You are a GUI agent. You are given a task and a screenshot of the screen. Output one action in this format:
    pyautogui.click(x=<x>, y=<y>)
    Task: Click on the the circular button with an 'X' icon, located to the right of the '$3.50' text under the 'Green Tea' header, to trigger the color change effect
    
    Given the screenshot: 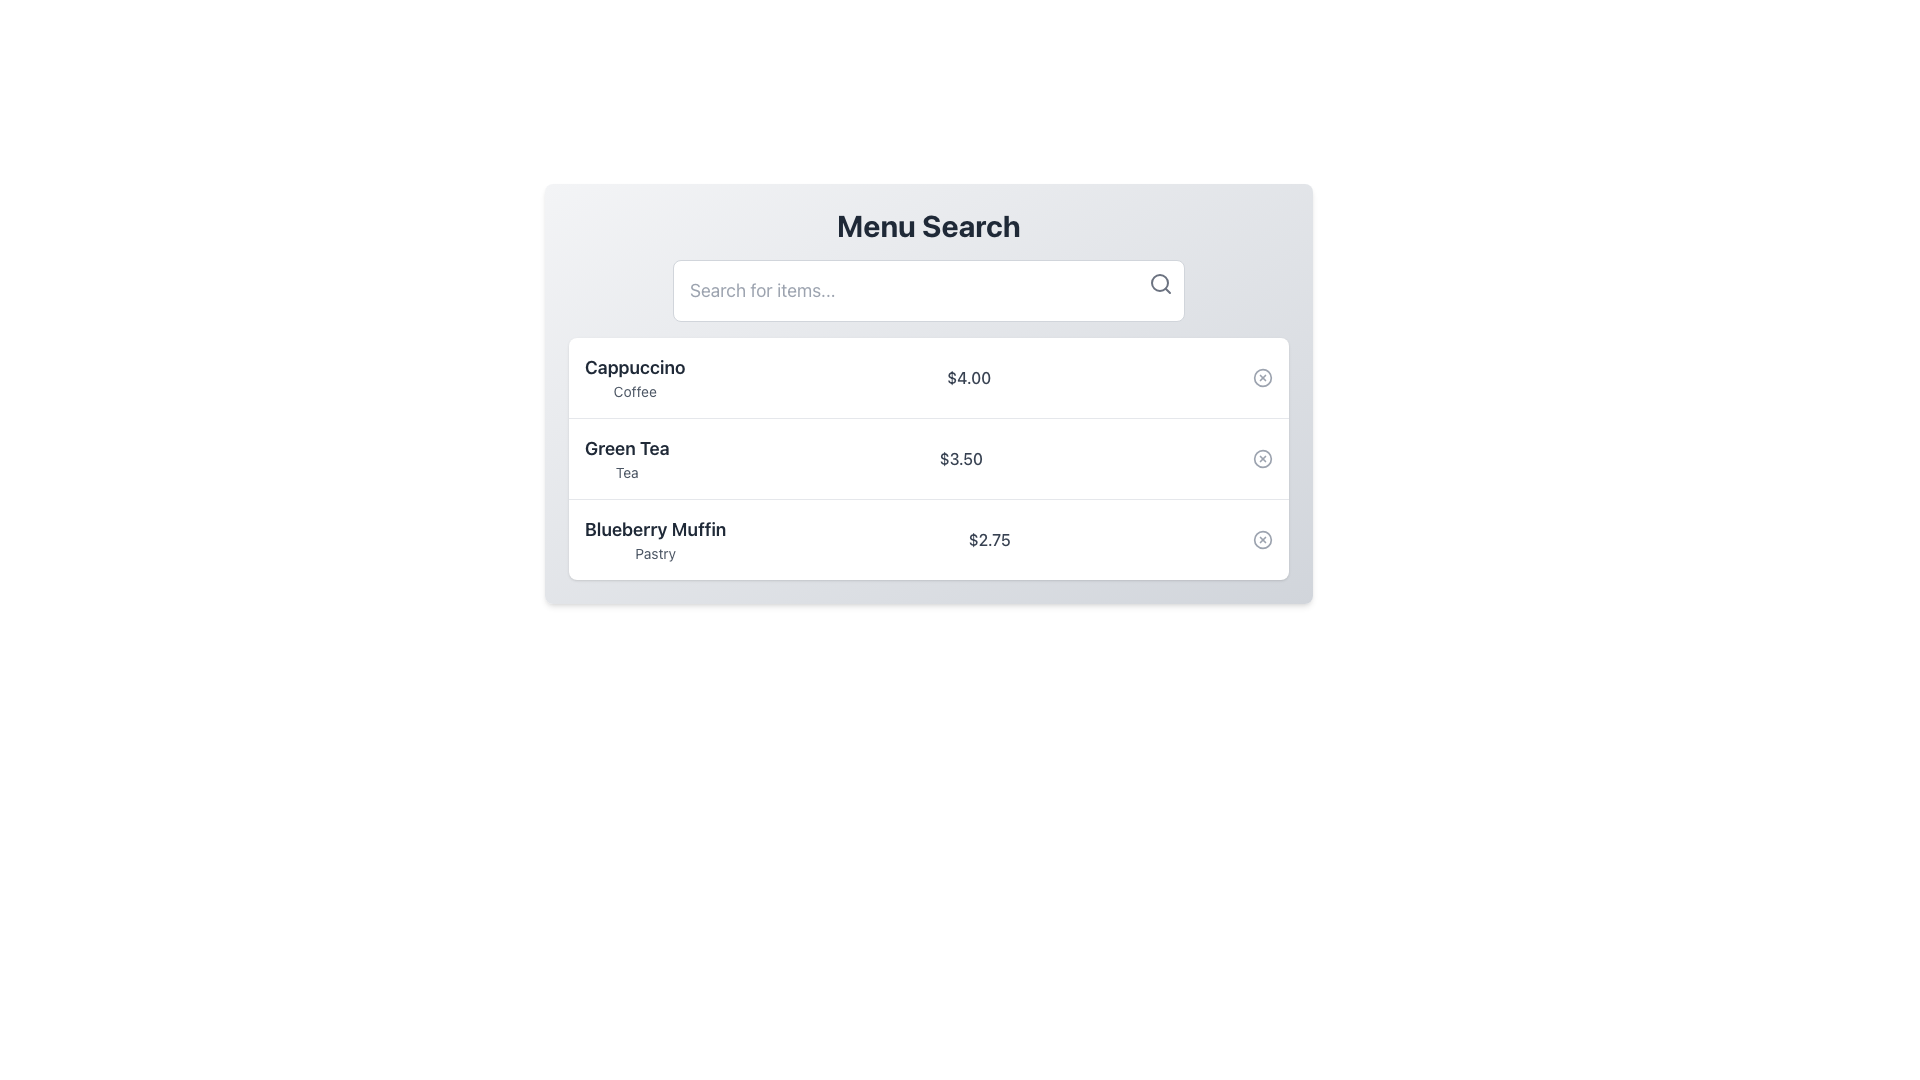 What is the action you would take?
    pyautogui.click(x=1261, y=459)
    